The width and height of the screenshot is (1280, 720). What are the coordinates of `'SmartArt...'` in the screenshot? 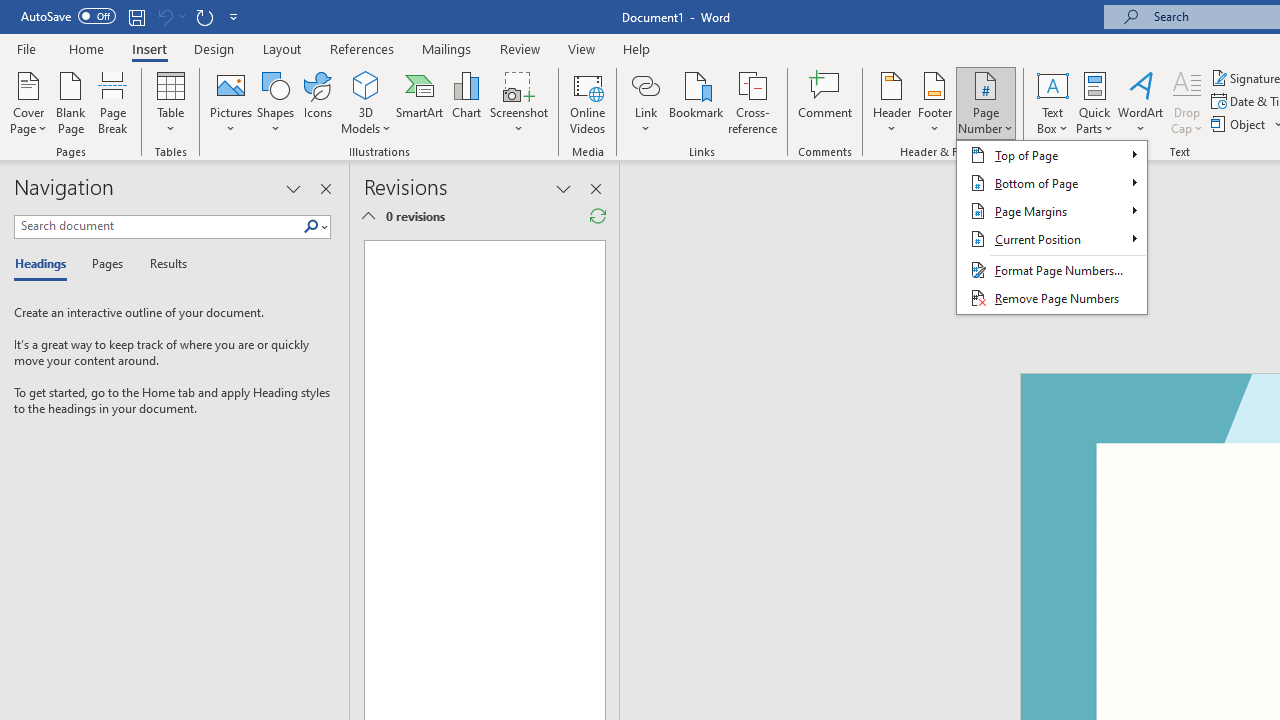 It's located at (418, 103).